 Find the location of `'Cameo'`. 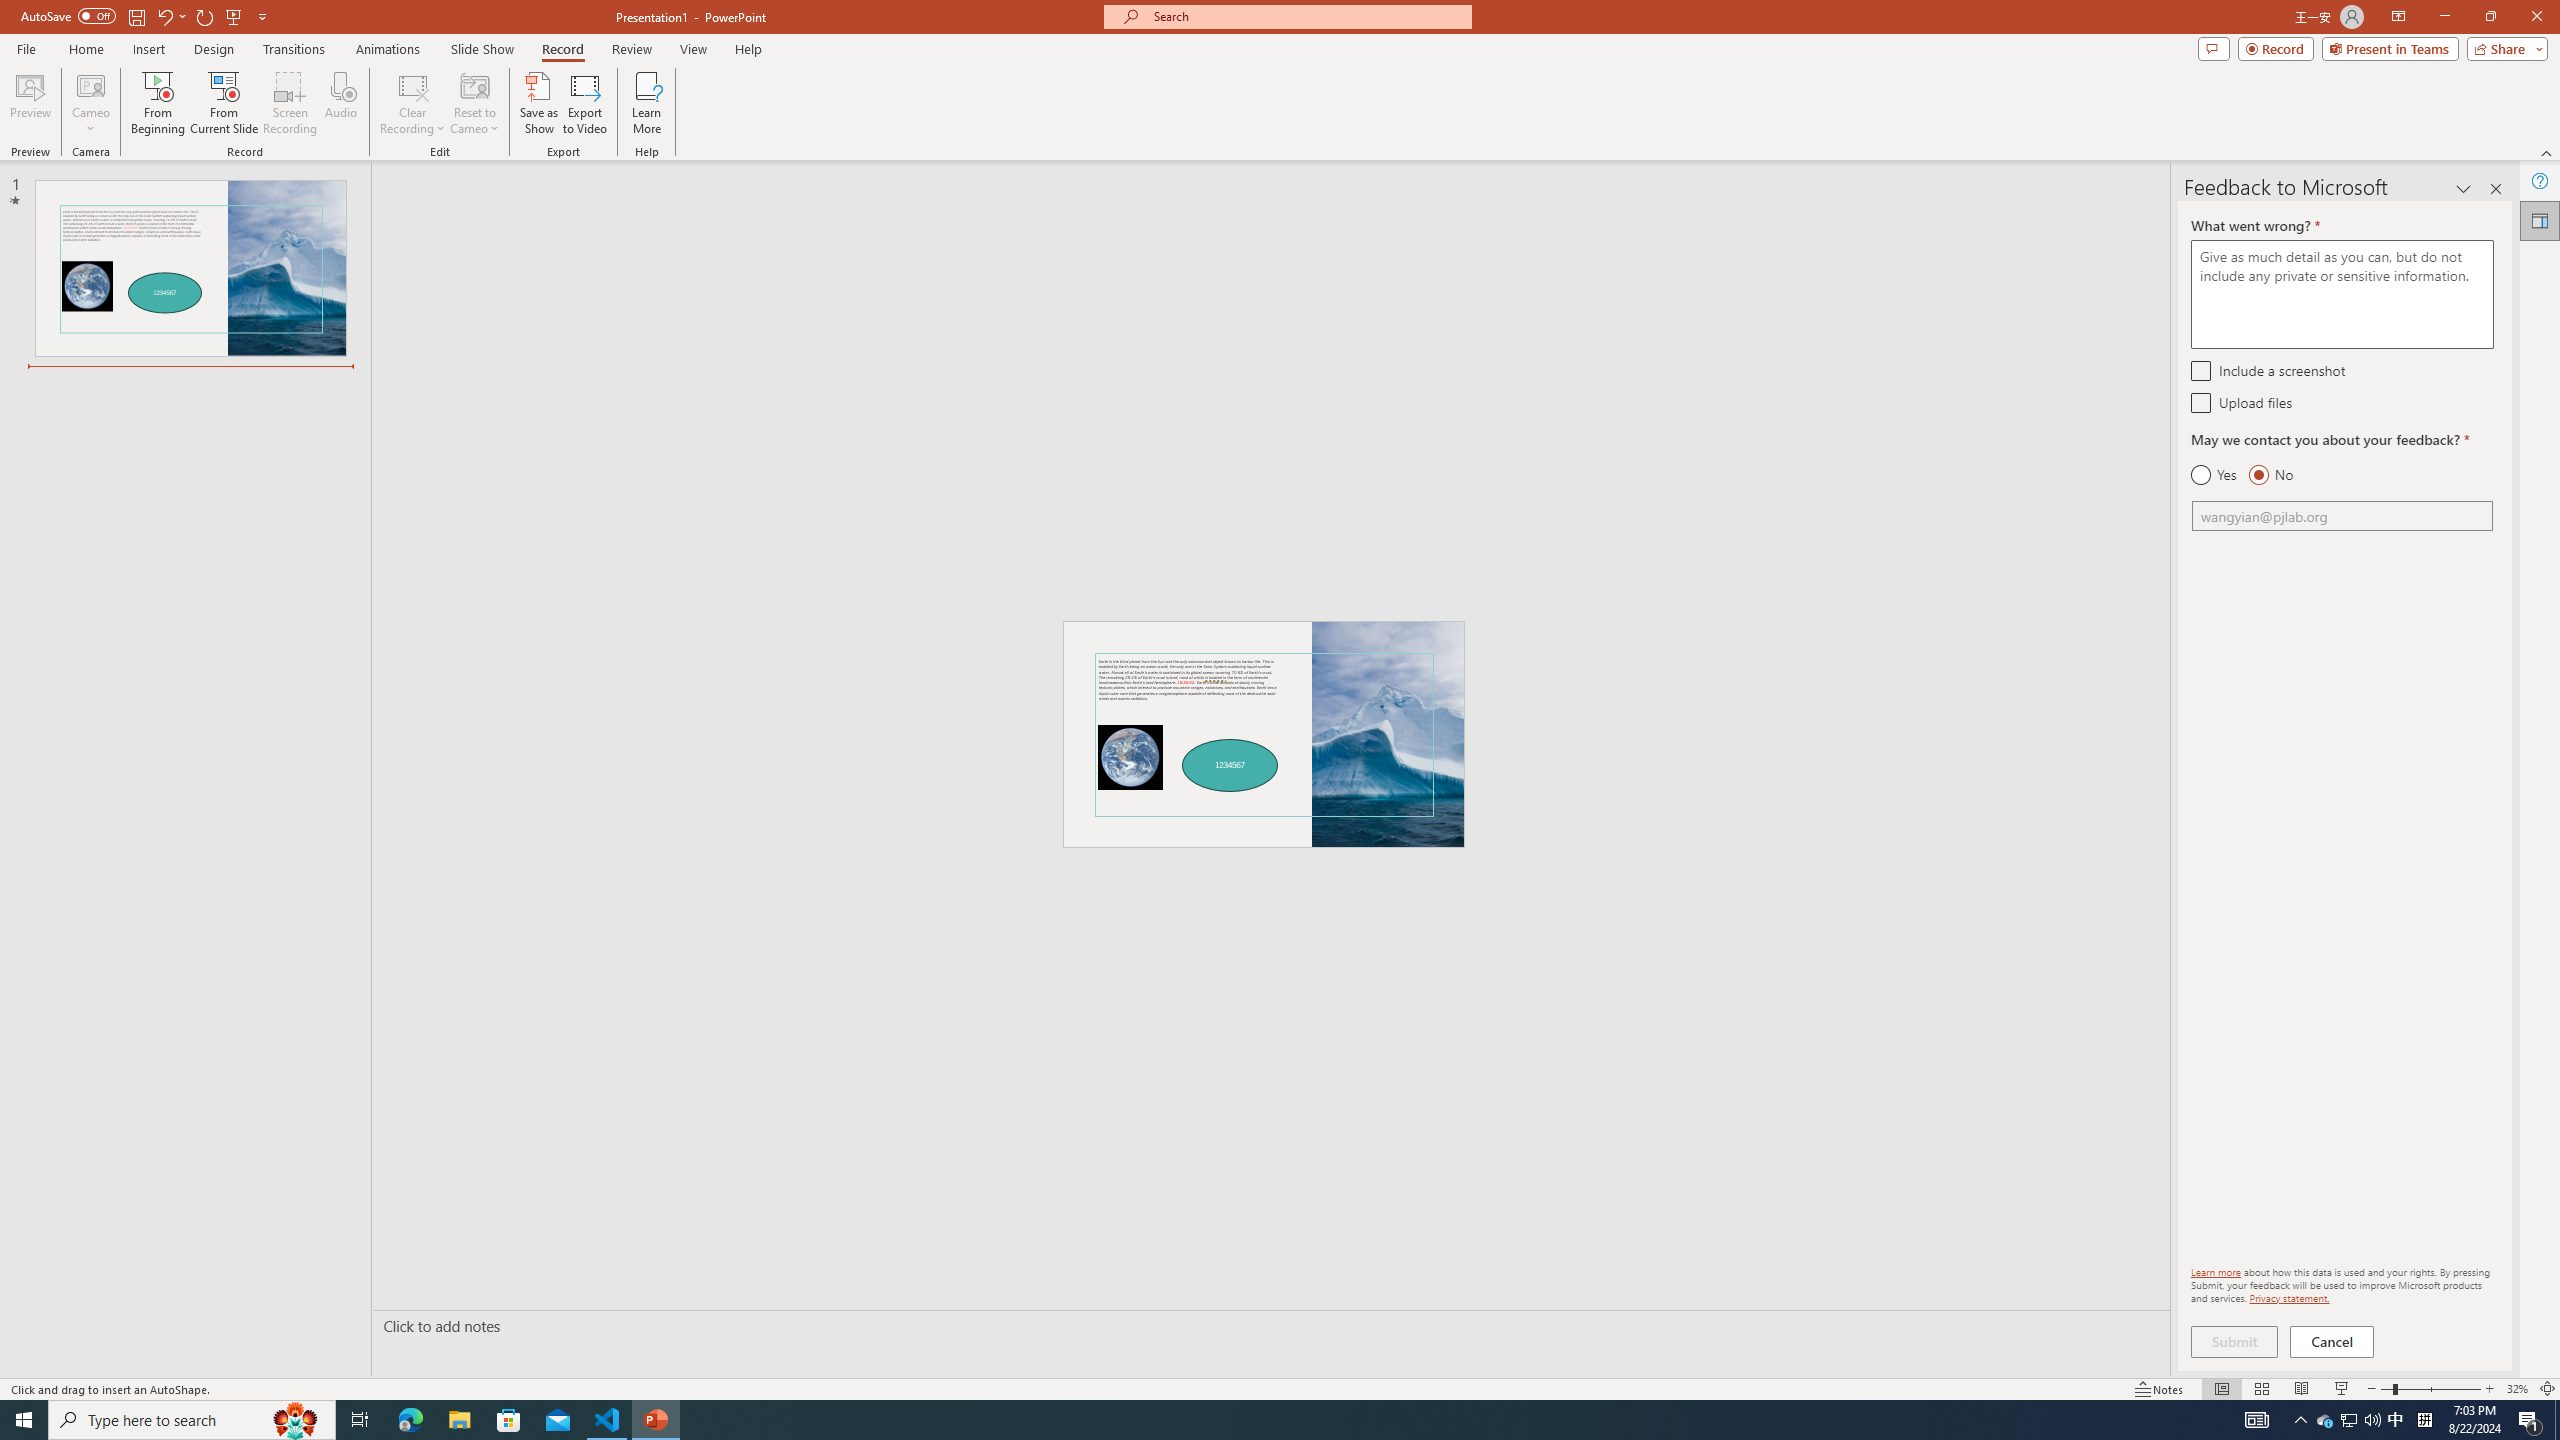

'Cameo' is located at coordinates (89, 103).